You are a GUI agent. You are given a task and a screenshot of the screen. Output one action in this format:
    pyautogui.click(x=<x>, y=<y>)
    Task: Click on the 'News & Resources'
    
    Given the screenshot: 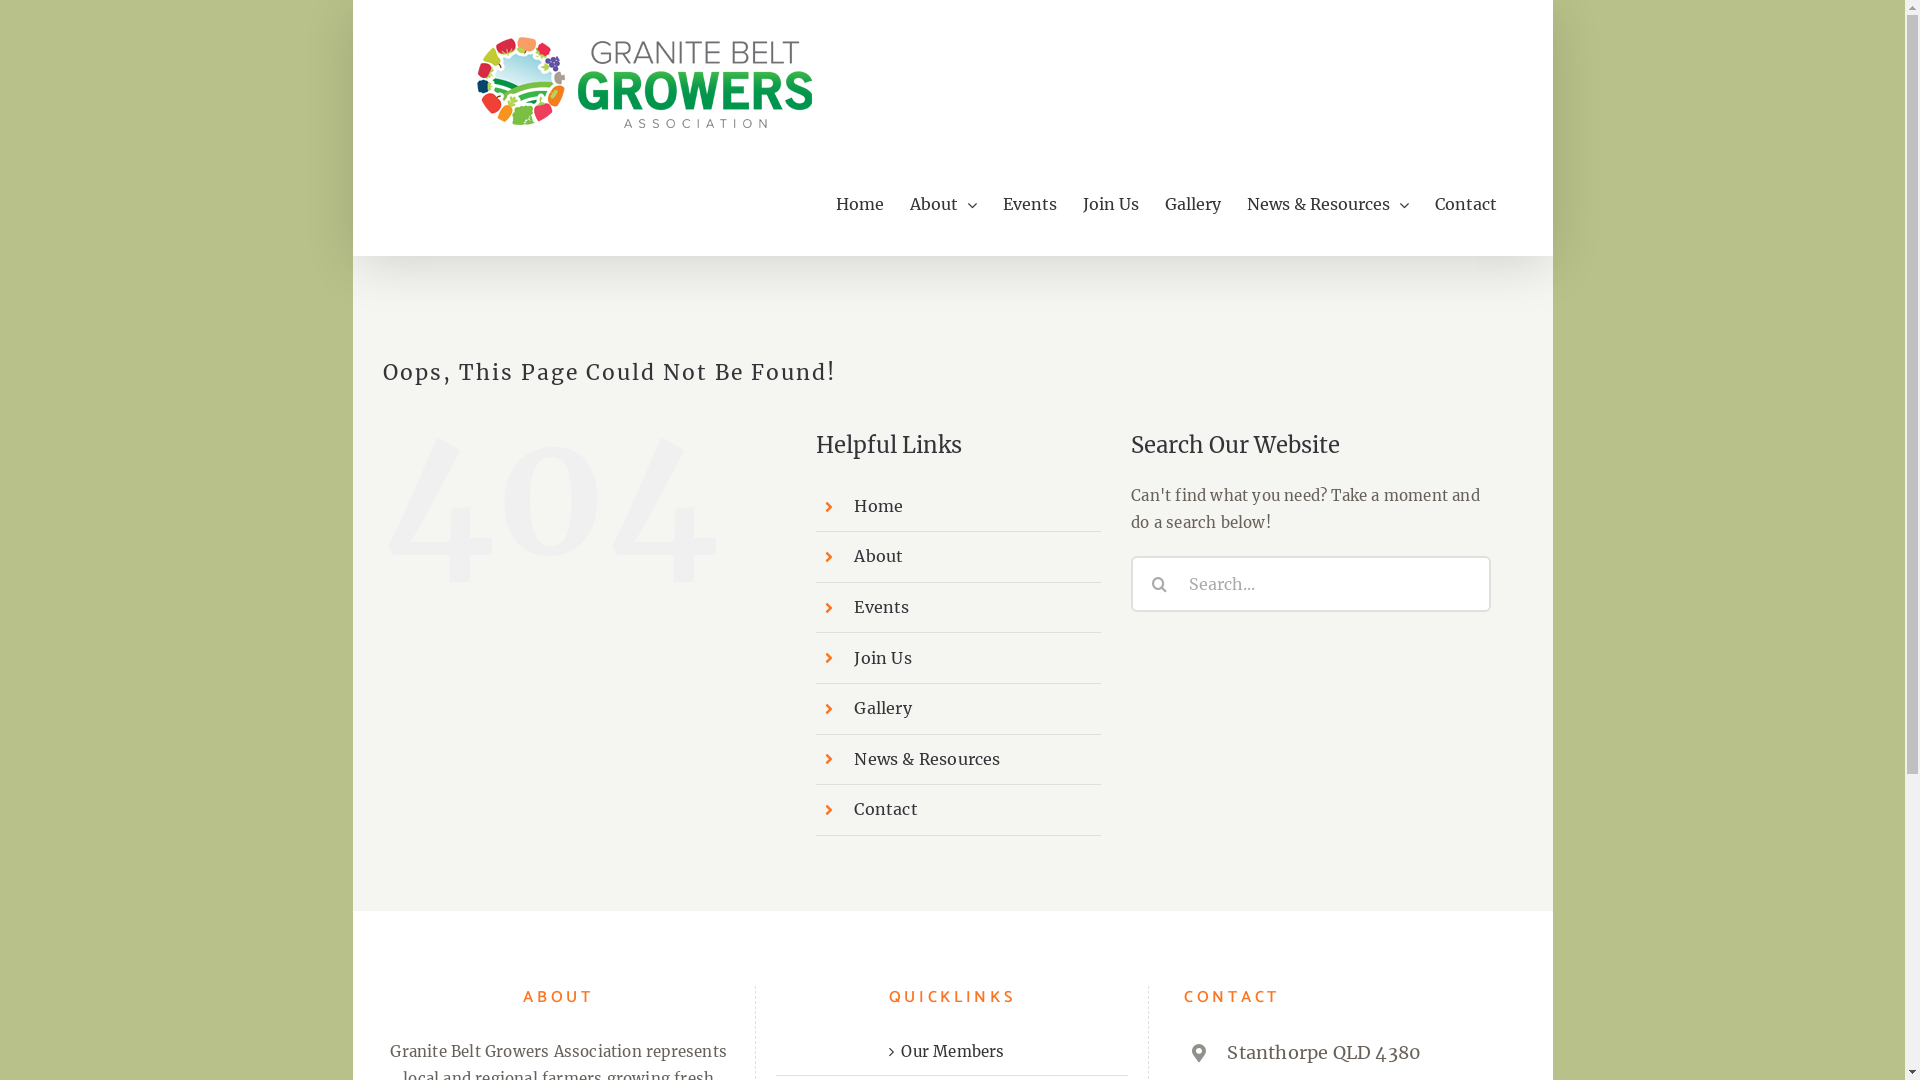 What is the action you would take?
    pyautogui.click(x=1326, y=204)
    